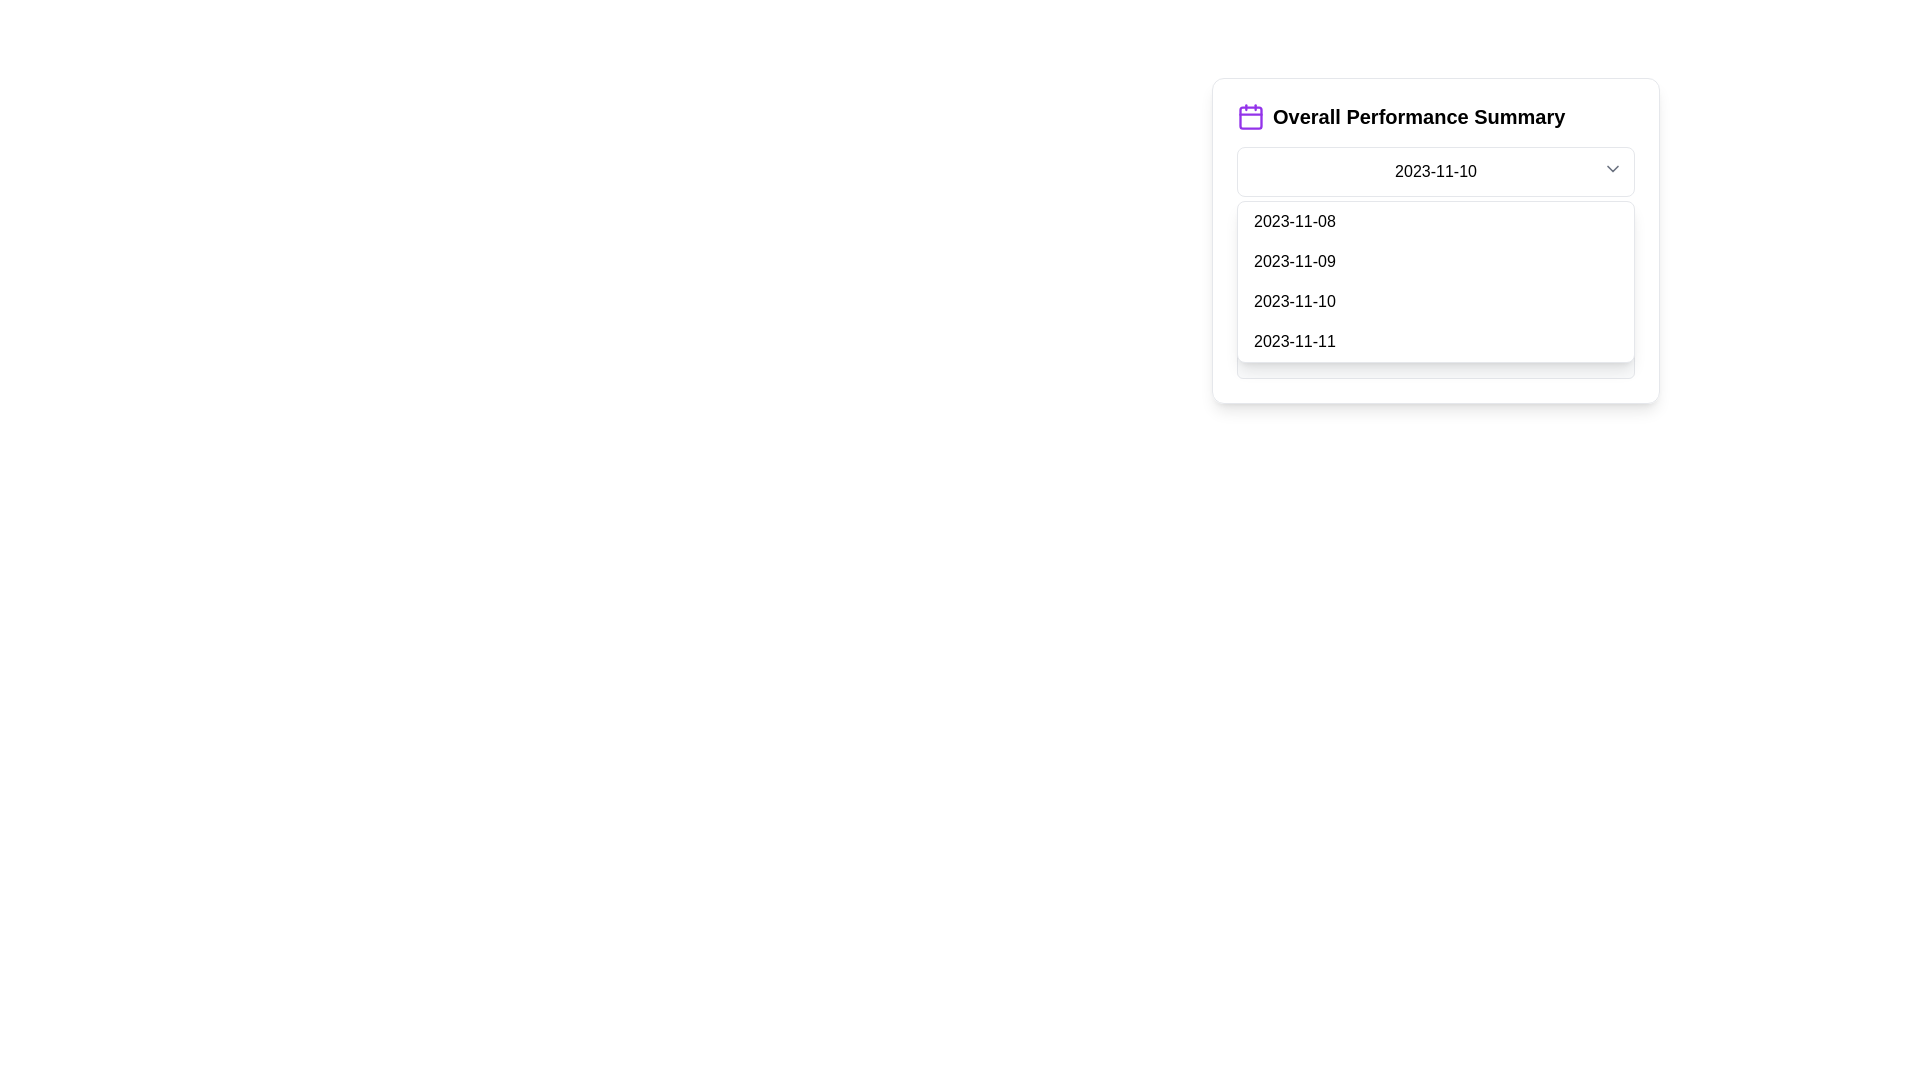  I want to click on the selectable item in the dropdown menu displaying the date '2023-11-09', so click(1434, 261).